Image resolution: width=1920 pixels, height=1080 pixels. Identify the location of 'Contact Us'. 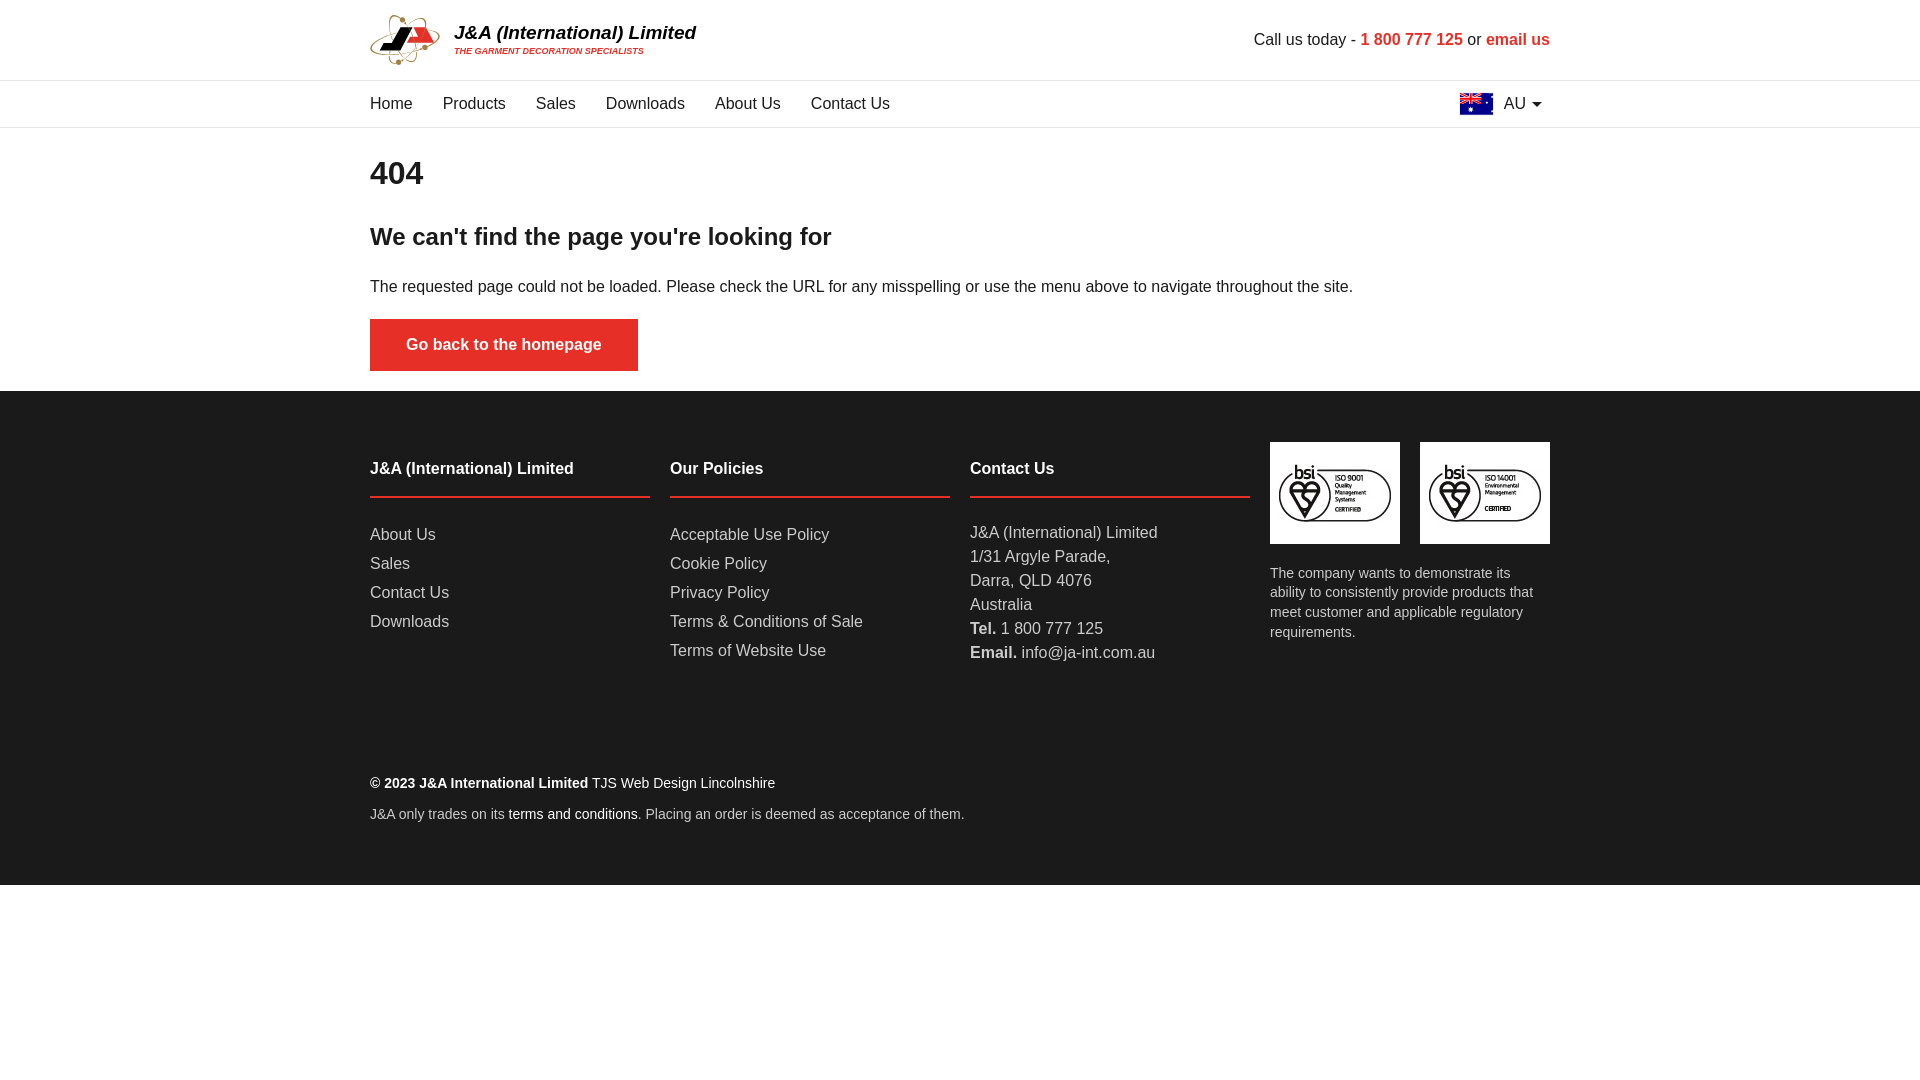
(850, 104).